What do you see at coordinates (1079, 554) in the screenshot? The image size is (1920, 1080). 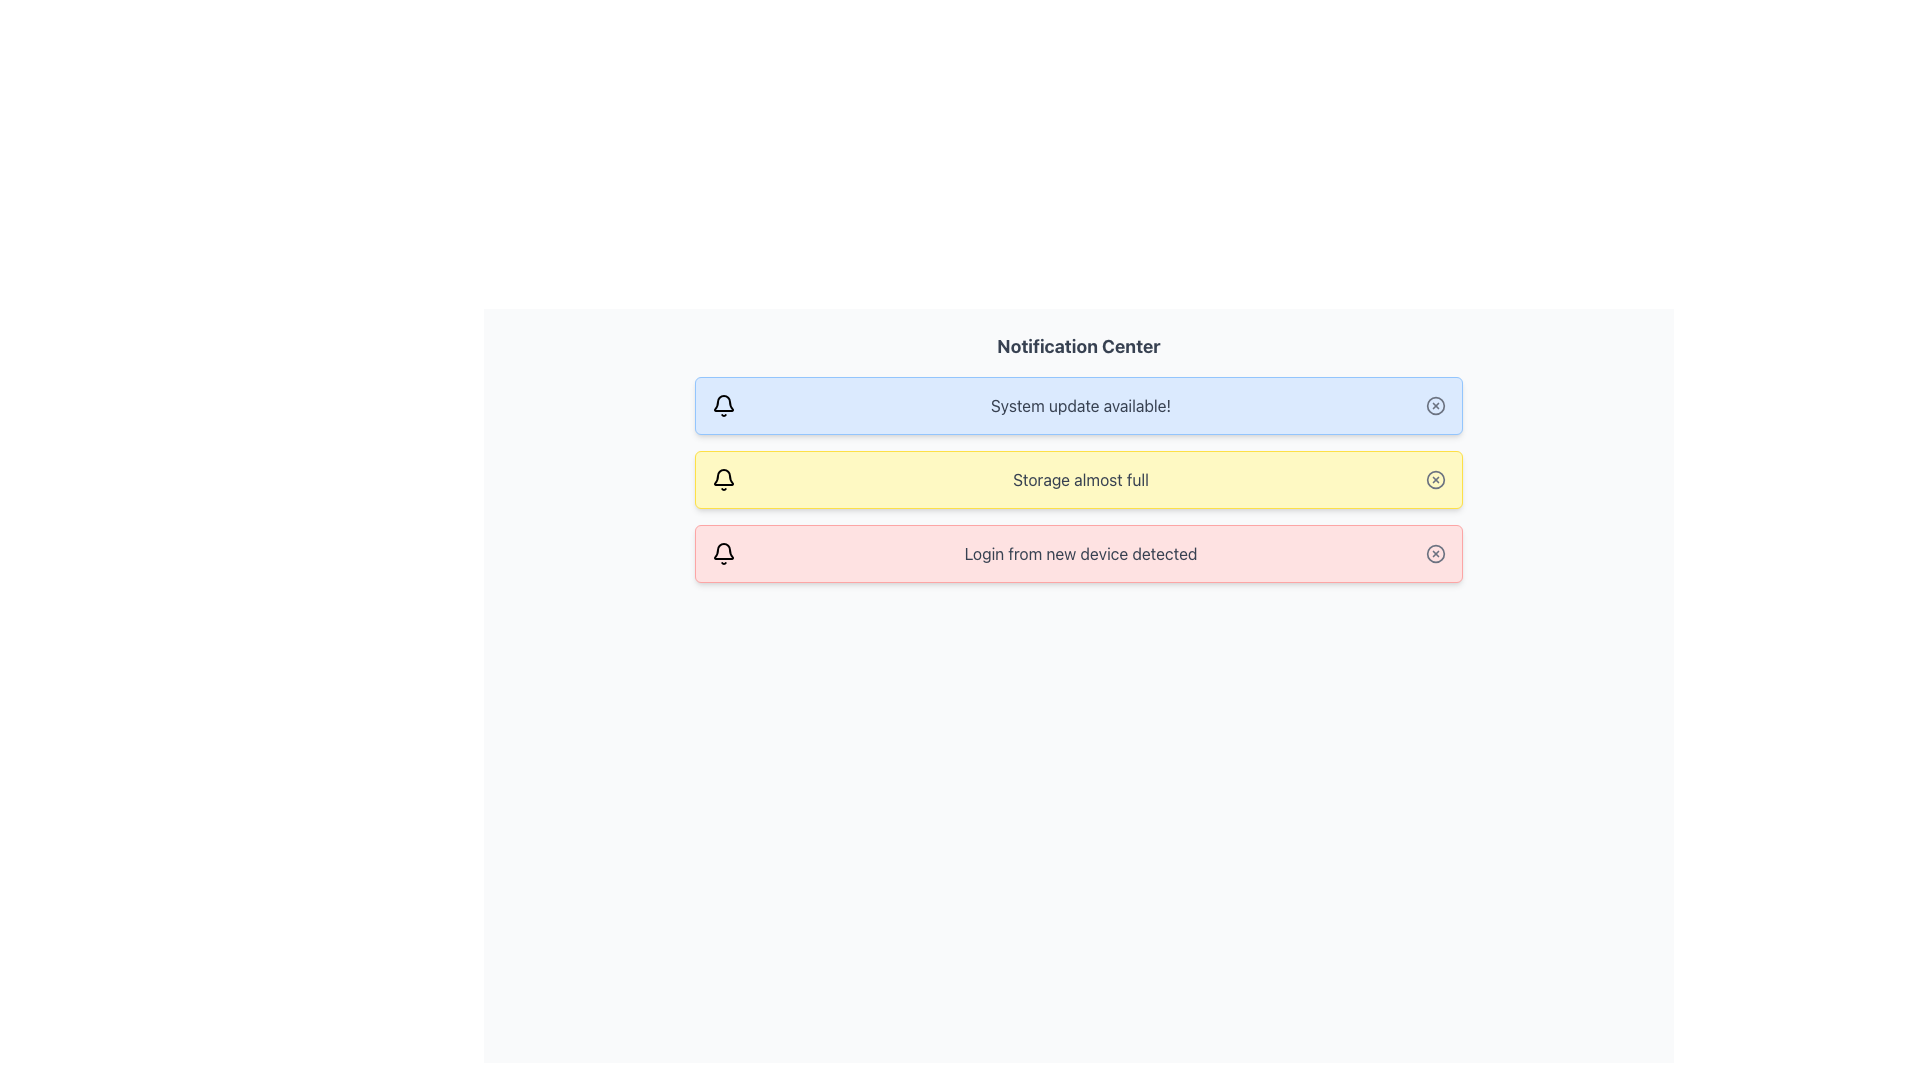 I see `notification text 'Login from new device detected' from the Text Label element, which is styled in a medium-to-bold gray typeface and has a pink background bar with rounded corners, located near the bottom of the Notification Center interface` at bounding box center [1079, 554].